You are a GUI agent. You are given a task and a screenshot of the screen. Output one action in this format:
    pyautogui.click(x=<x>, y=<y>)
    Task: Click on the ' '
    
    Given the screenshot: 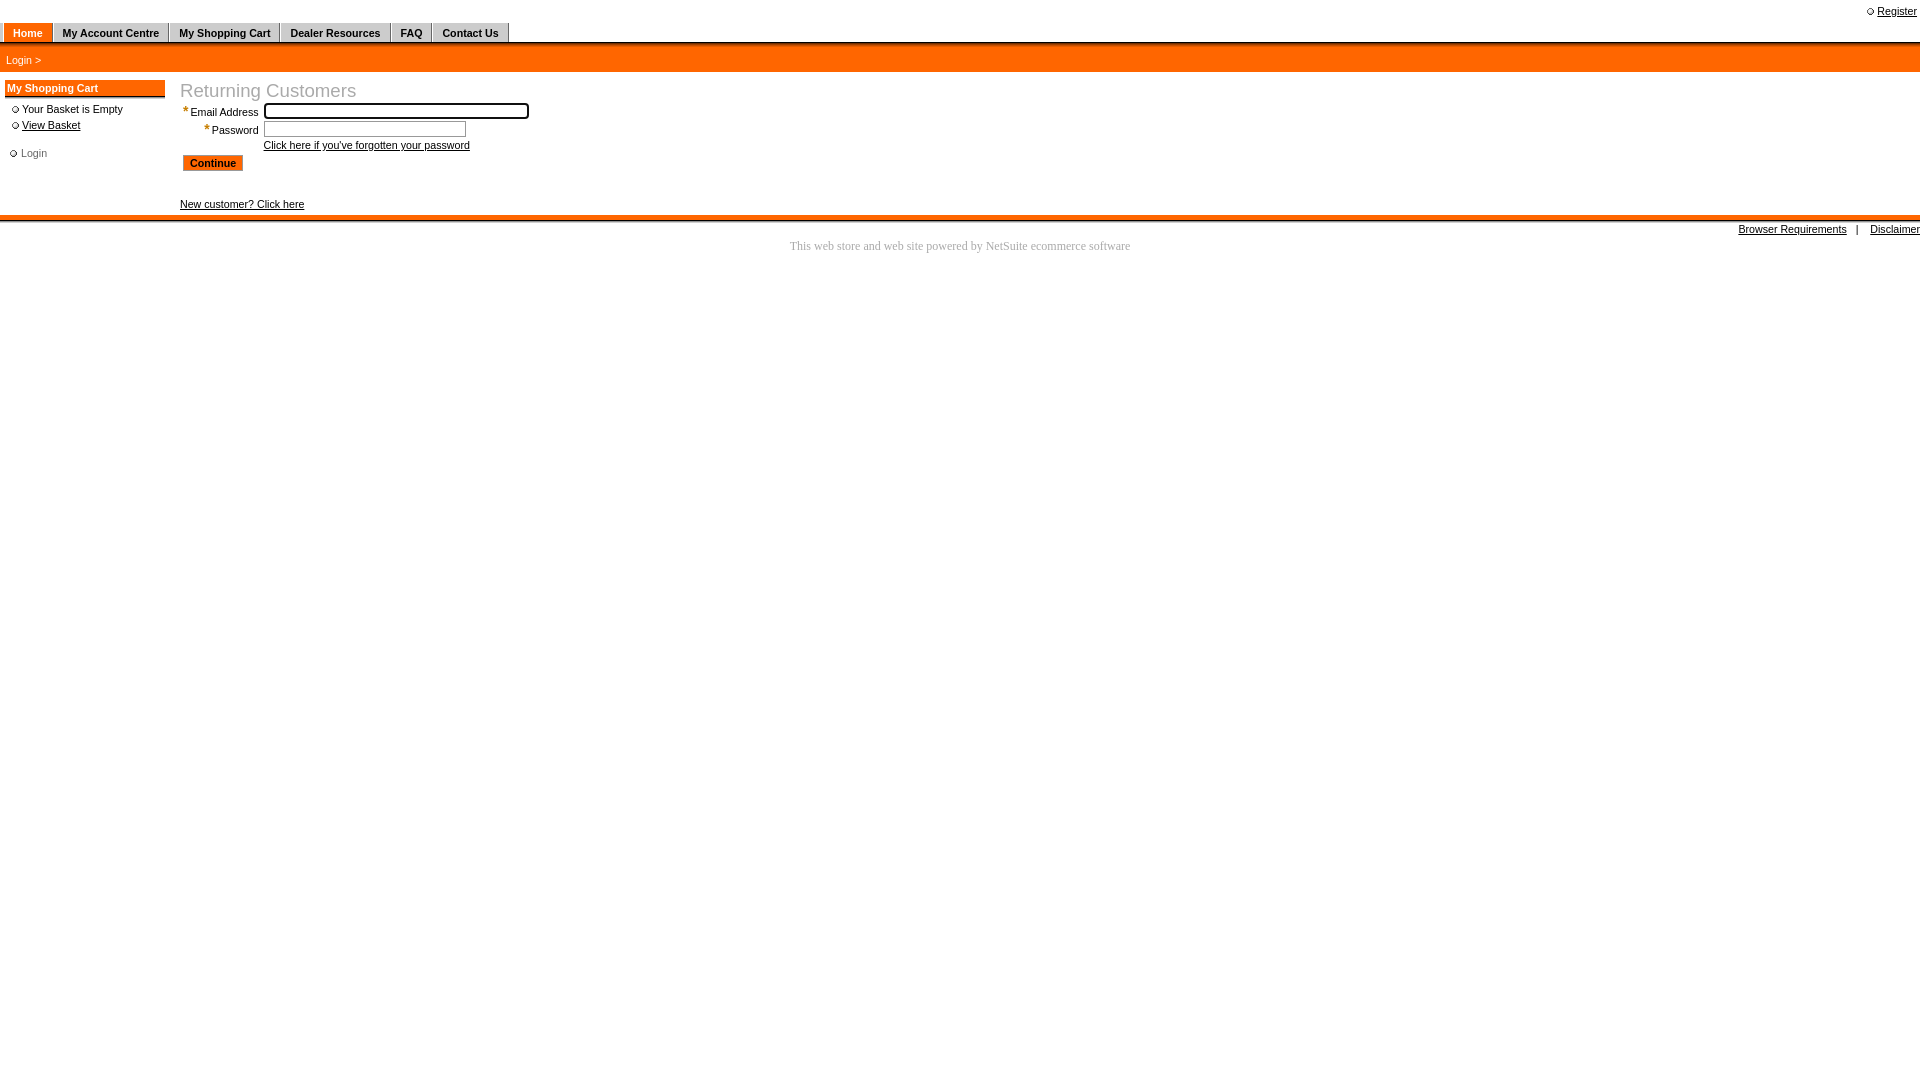 What is the action you would take?
    pyautogui.click(x=2, y=31)
    